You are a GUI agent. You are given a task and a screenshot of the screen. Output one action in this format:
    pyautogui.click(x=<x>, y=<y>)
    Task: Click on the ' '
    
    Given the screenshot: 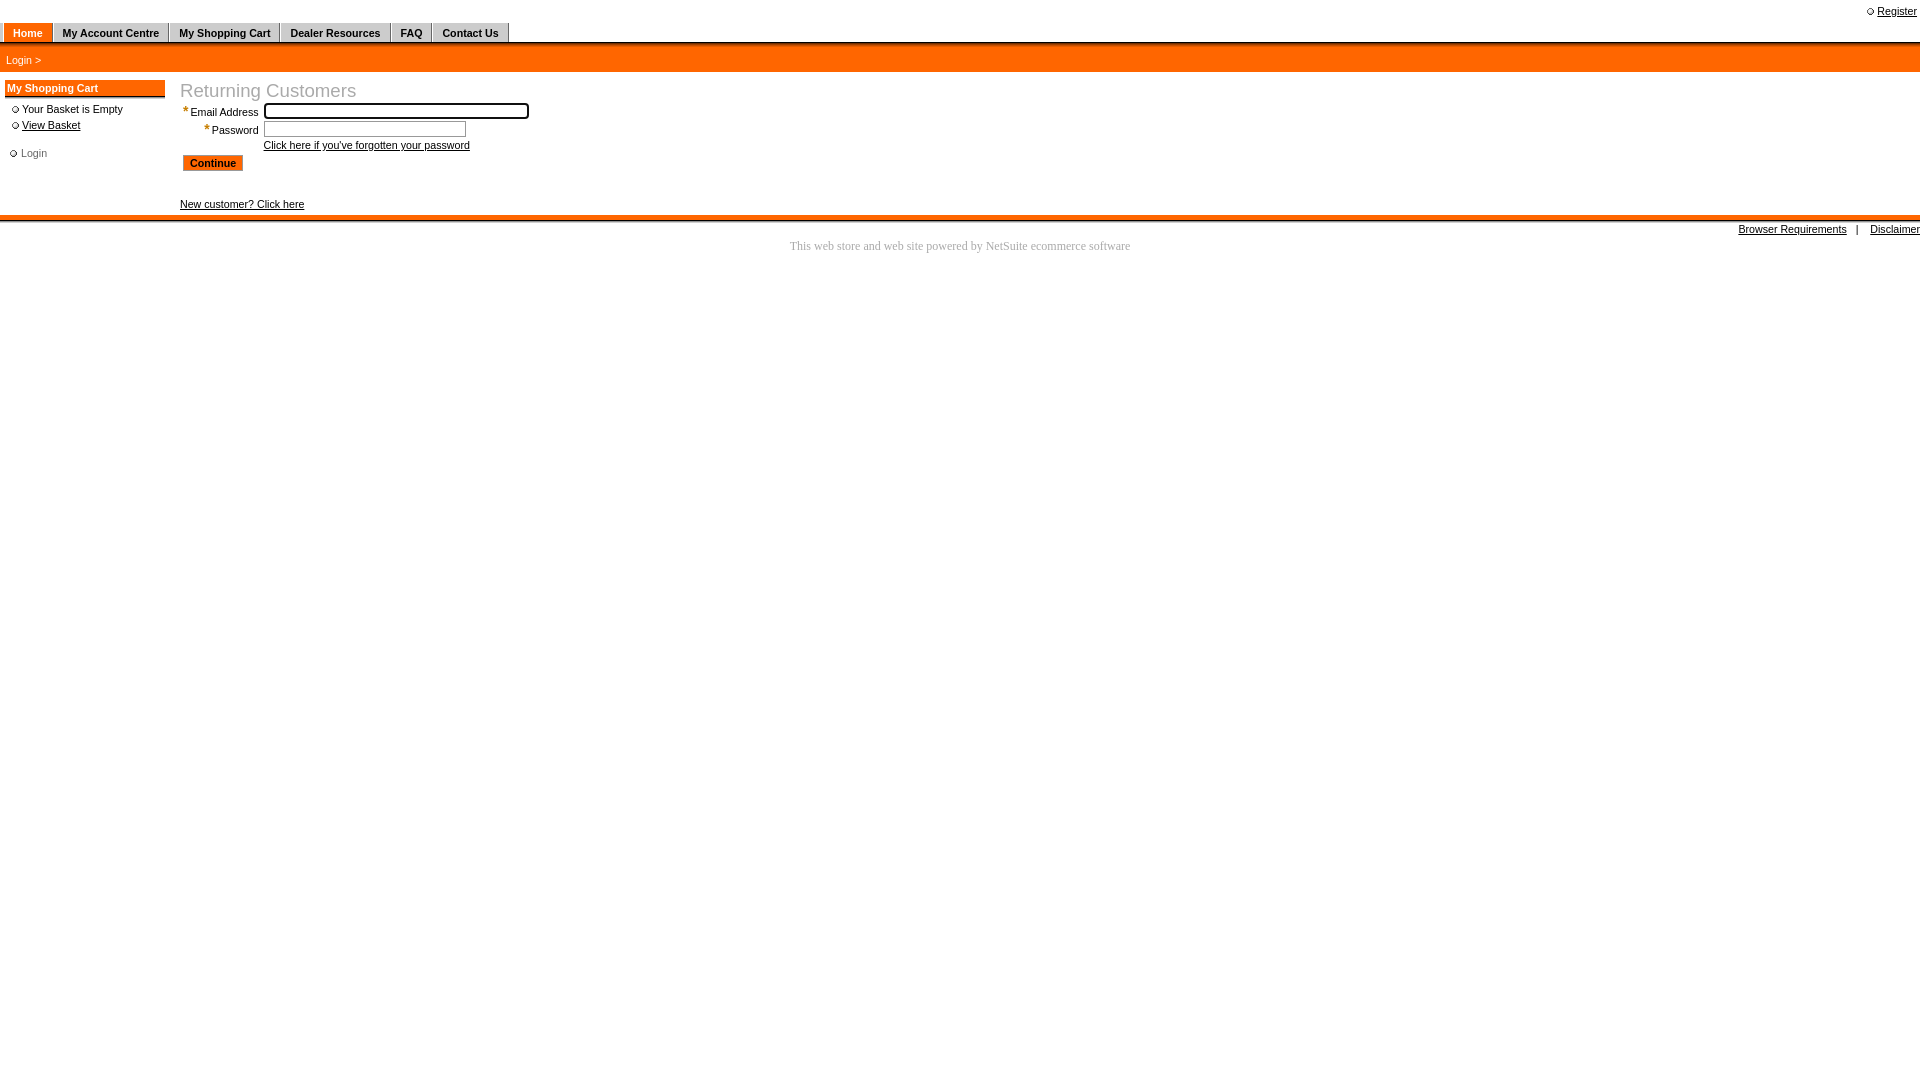 What is the action you would take?
    pyautogui.click(x=2, y=31)
    